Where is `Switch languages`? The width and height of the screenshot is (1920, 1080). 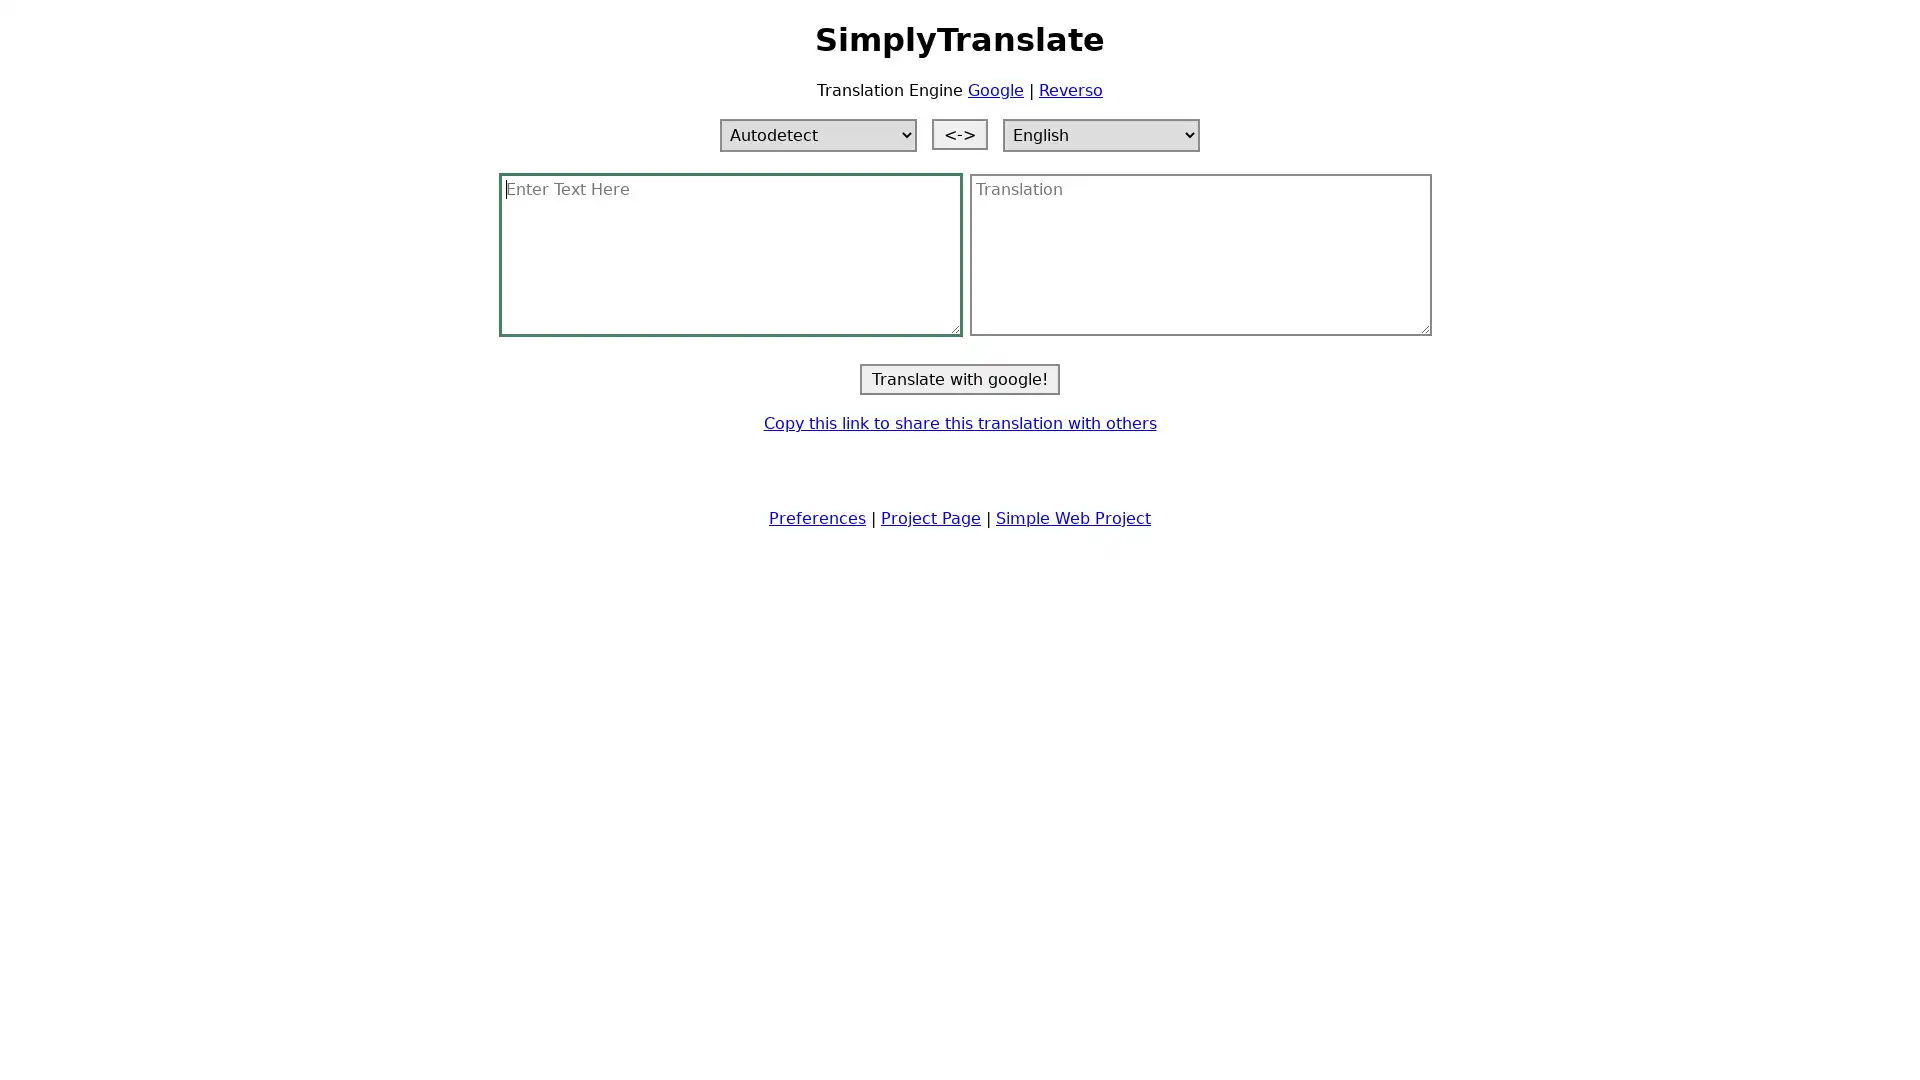
Switch languages is located at coordinates (960, 133).